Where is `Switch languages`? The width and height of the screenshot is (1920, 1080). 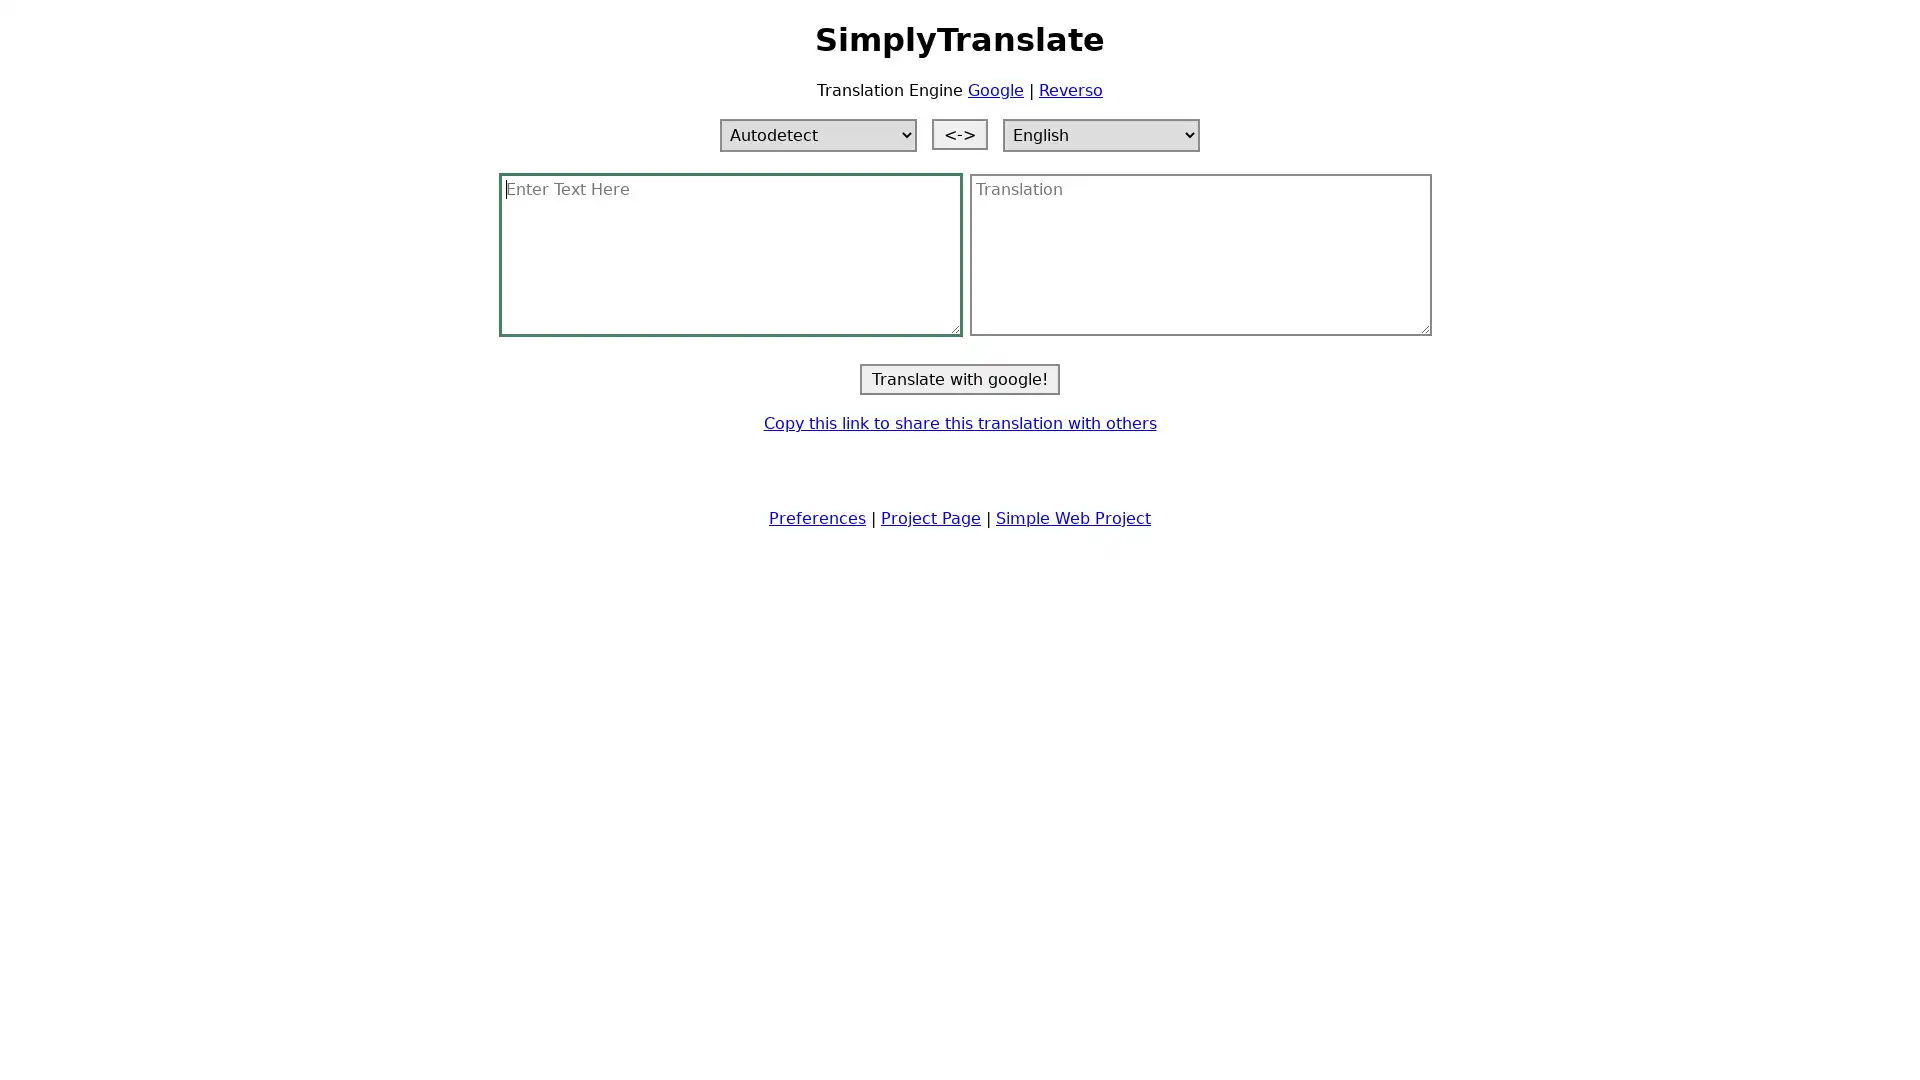
Switch languages is located at coordinates (960, 133).